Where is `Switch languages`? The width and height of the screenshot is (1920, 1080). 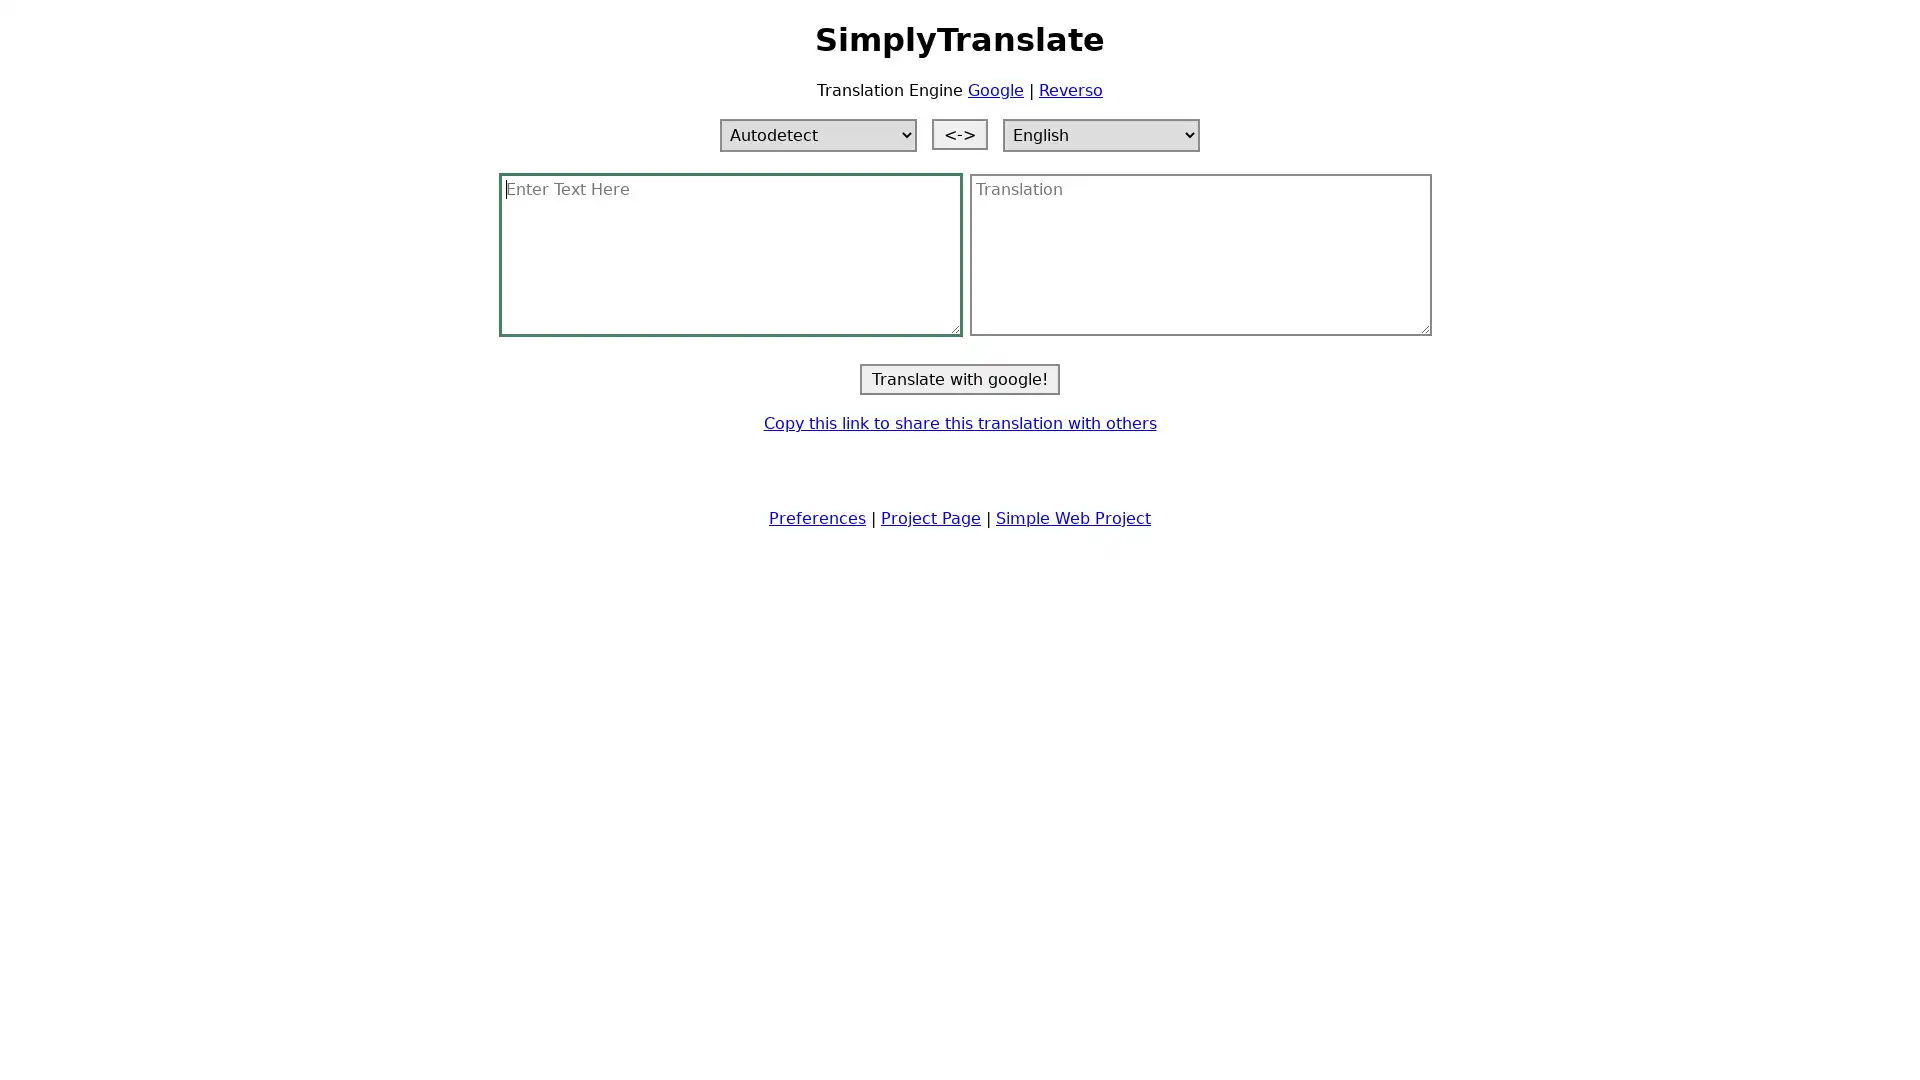
Switch languages is located at coordinates (960, 133).